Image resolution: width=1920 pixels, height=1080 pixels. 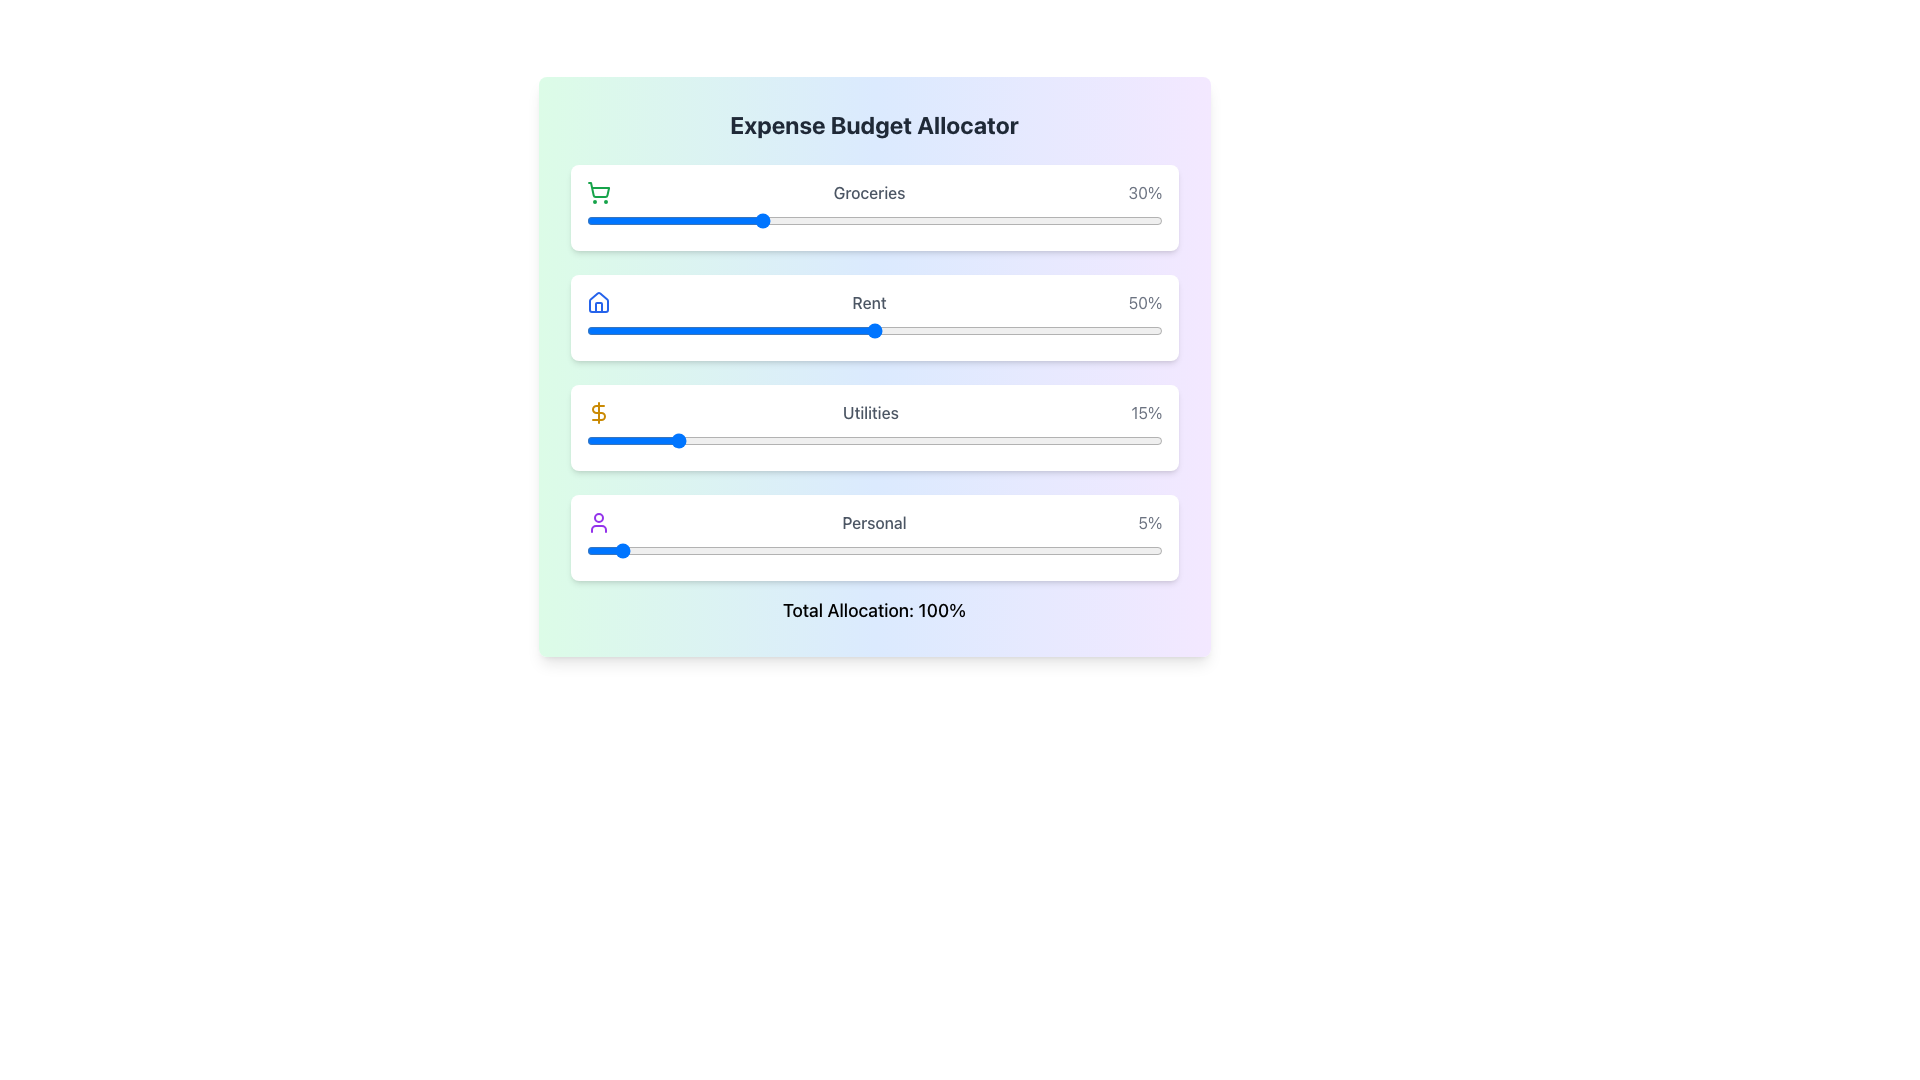 What do you see at coordinates (874, 411) in the screenshot?
I see `the 'Utilities' text label displaying '15%' within the budgeting interface, which is the third element in a series of category labels` at bounding box center [874, 411].